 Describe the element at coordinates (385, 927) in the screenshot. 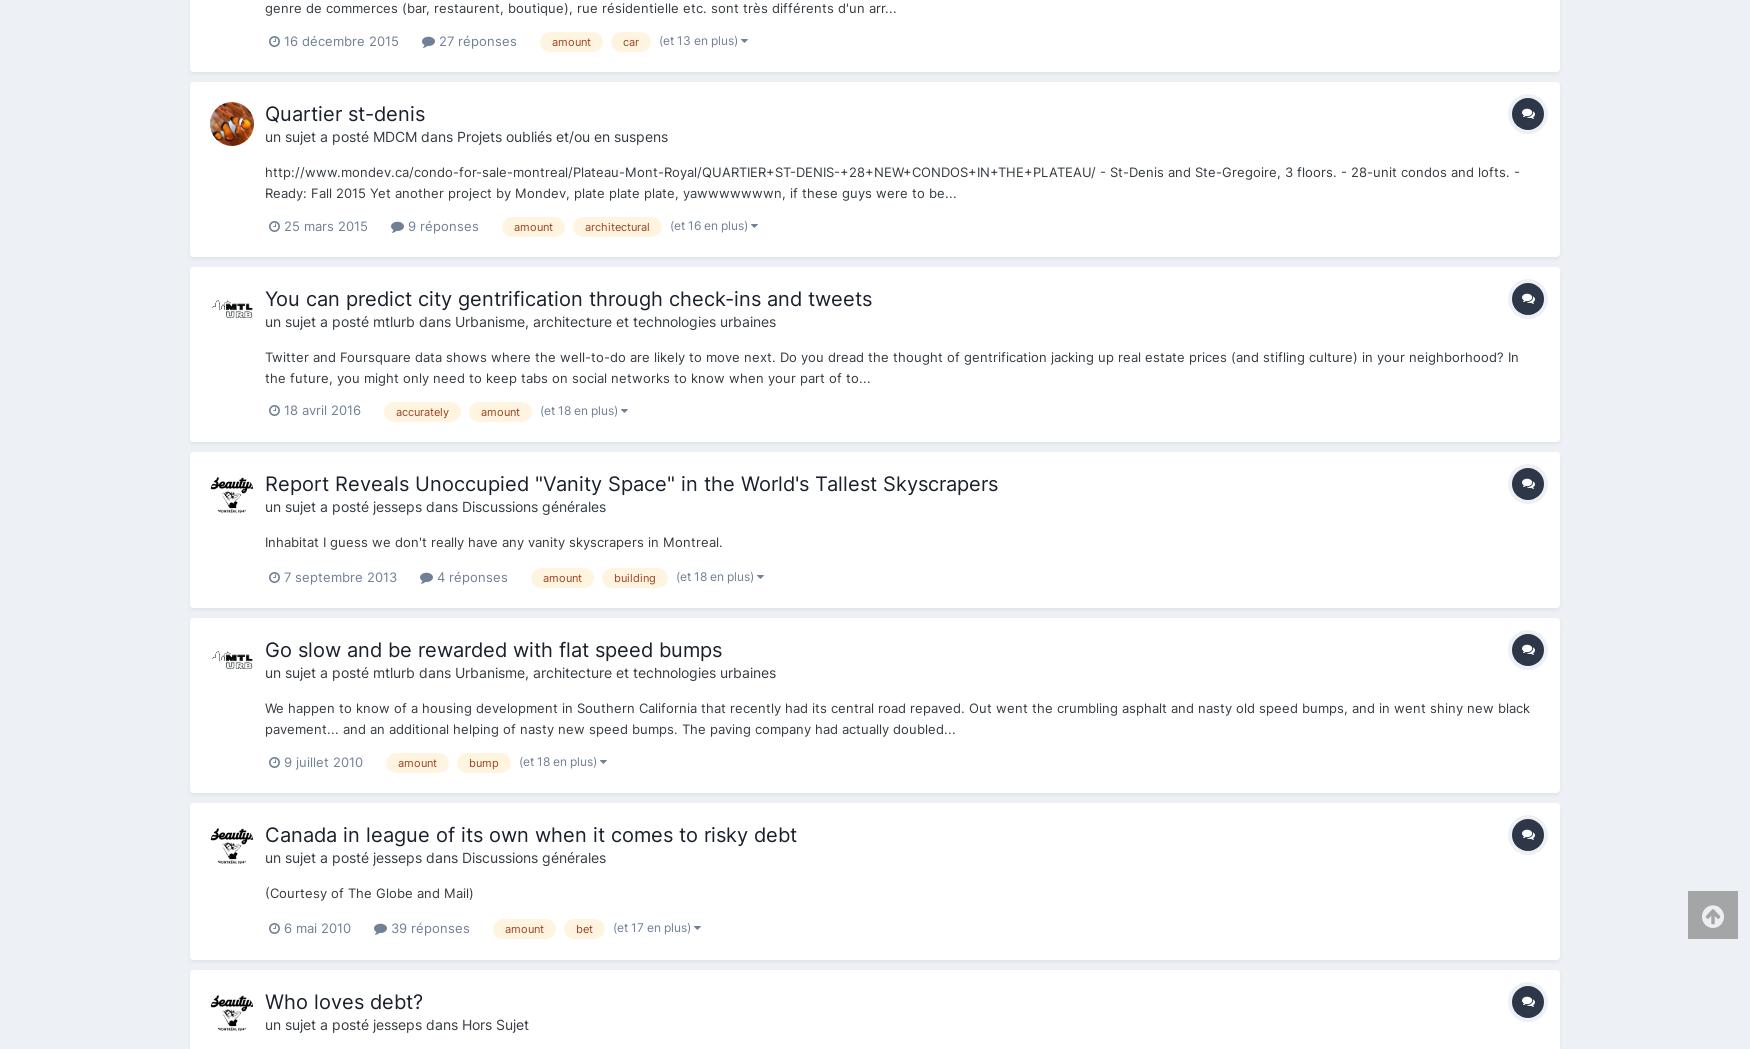

I see `'39 réponses'` at that location.